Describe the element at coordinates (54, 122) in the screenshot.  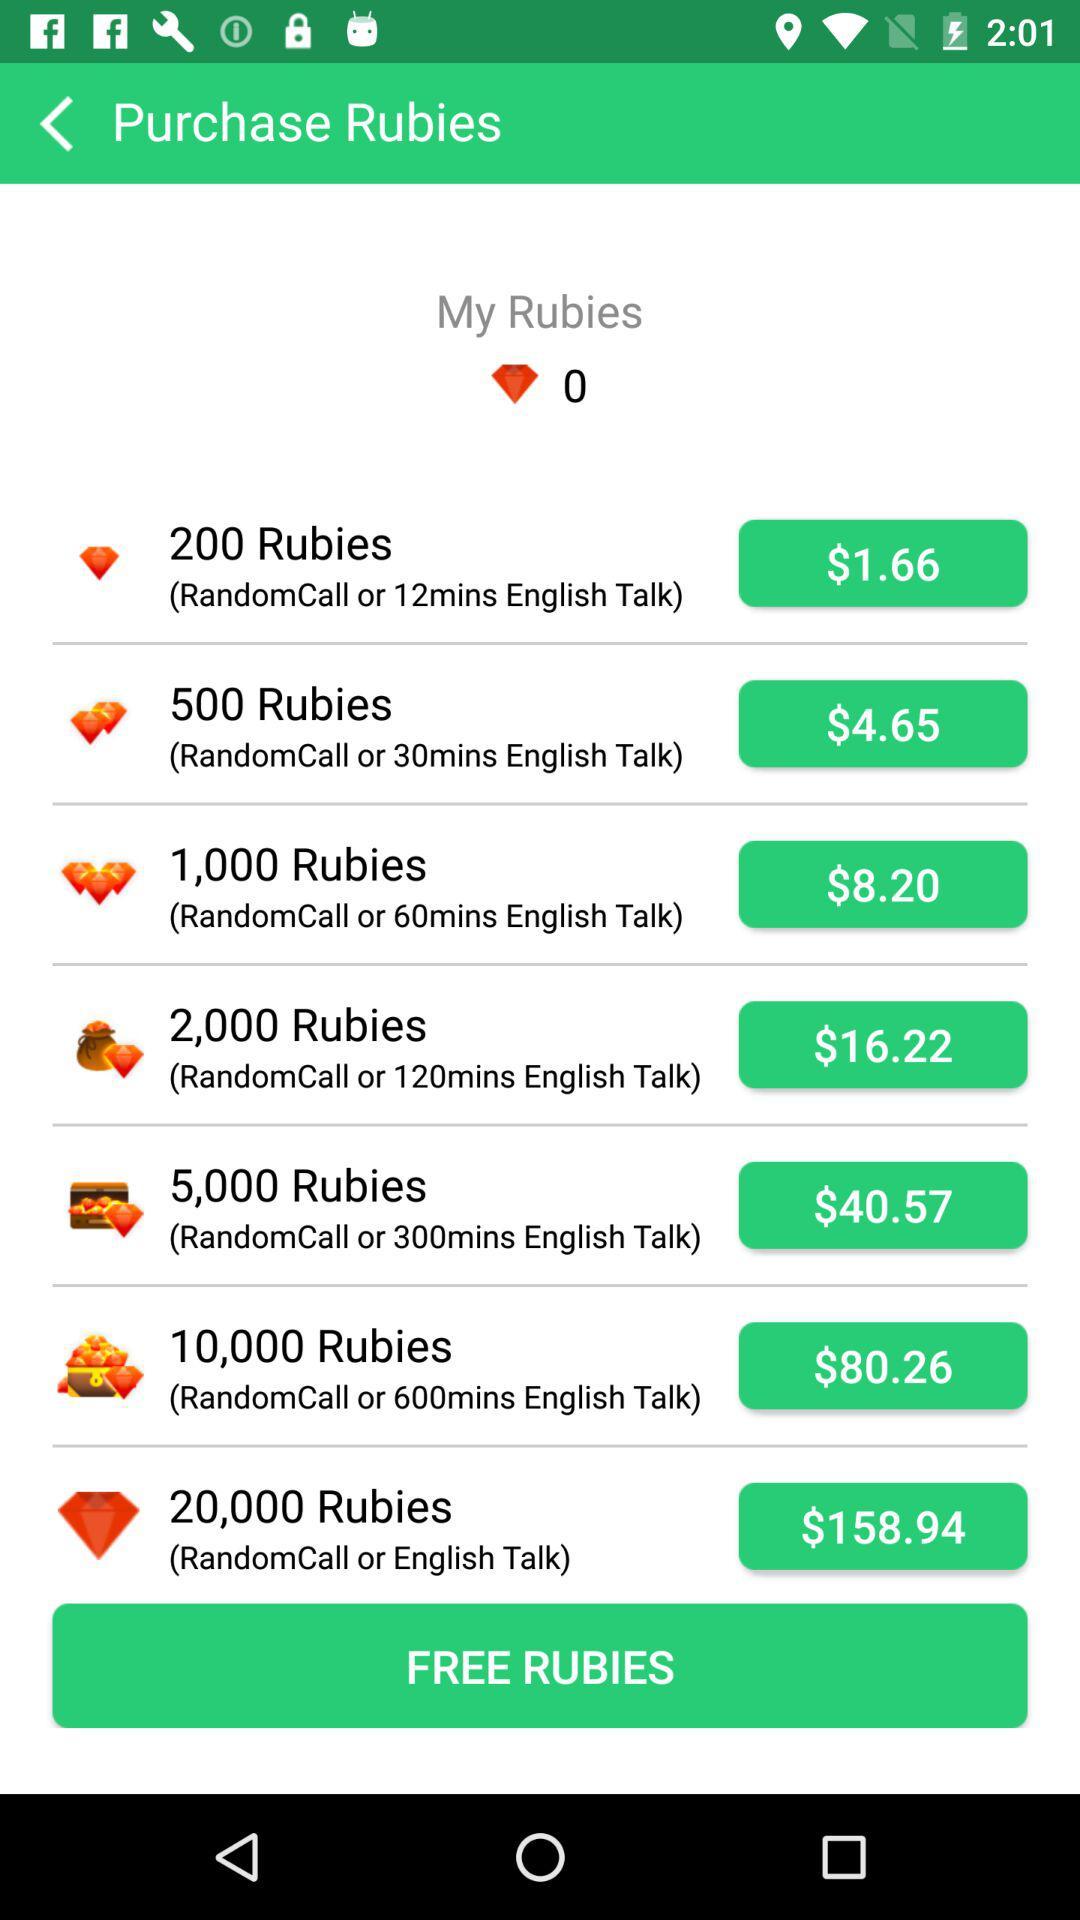
I see `item to the left of the purchase rubies app` at that location.